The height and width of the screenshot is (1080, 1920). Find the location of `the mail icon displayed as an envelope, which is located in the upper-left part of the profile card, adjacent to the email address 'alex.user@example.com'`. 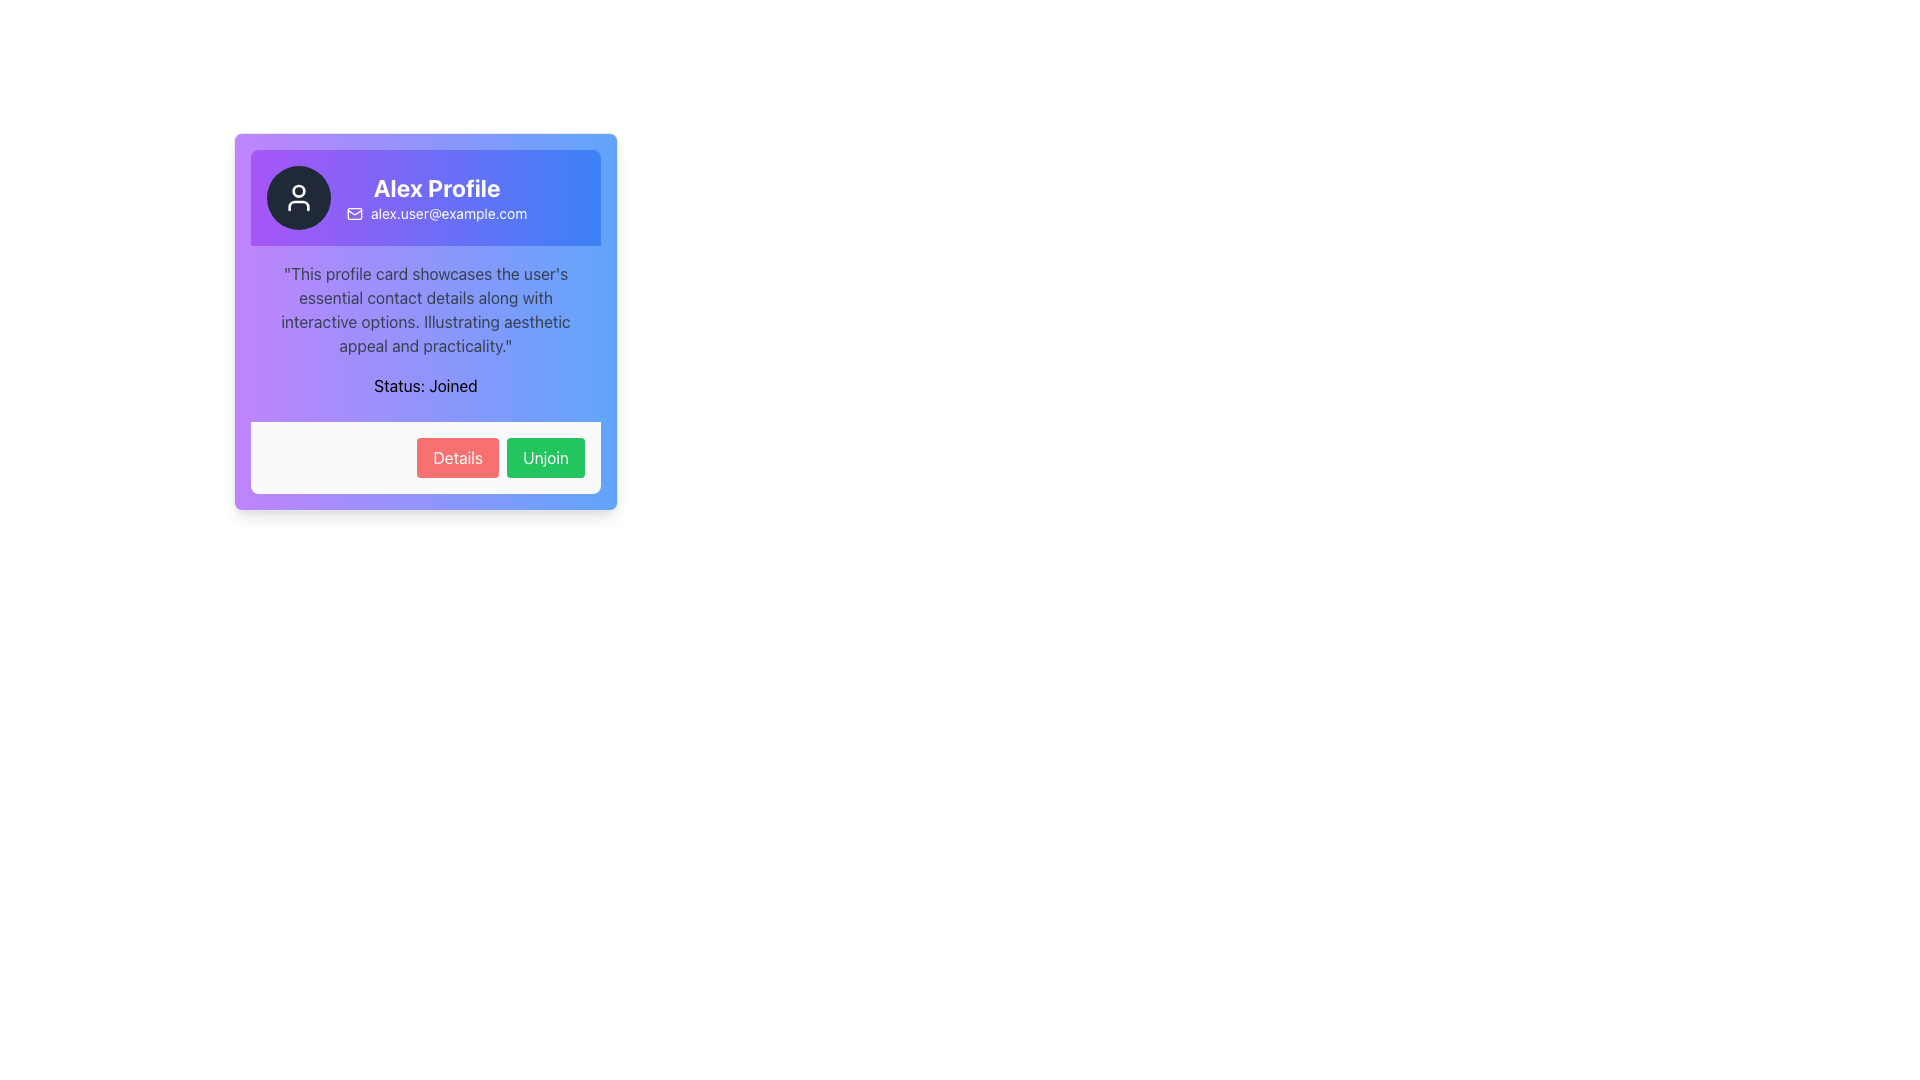

the mail icon displayed as an envelope, which is located in the upper-left part of the profile card, adjacent to the email address 'alex.user@example.com' is located at coordinates (355, 213).